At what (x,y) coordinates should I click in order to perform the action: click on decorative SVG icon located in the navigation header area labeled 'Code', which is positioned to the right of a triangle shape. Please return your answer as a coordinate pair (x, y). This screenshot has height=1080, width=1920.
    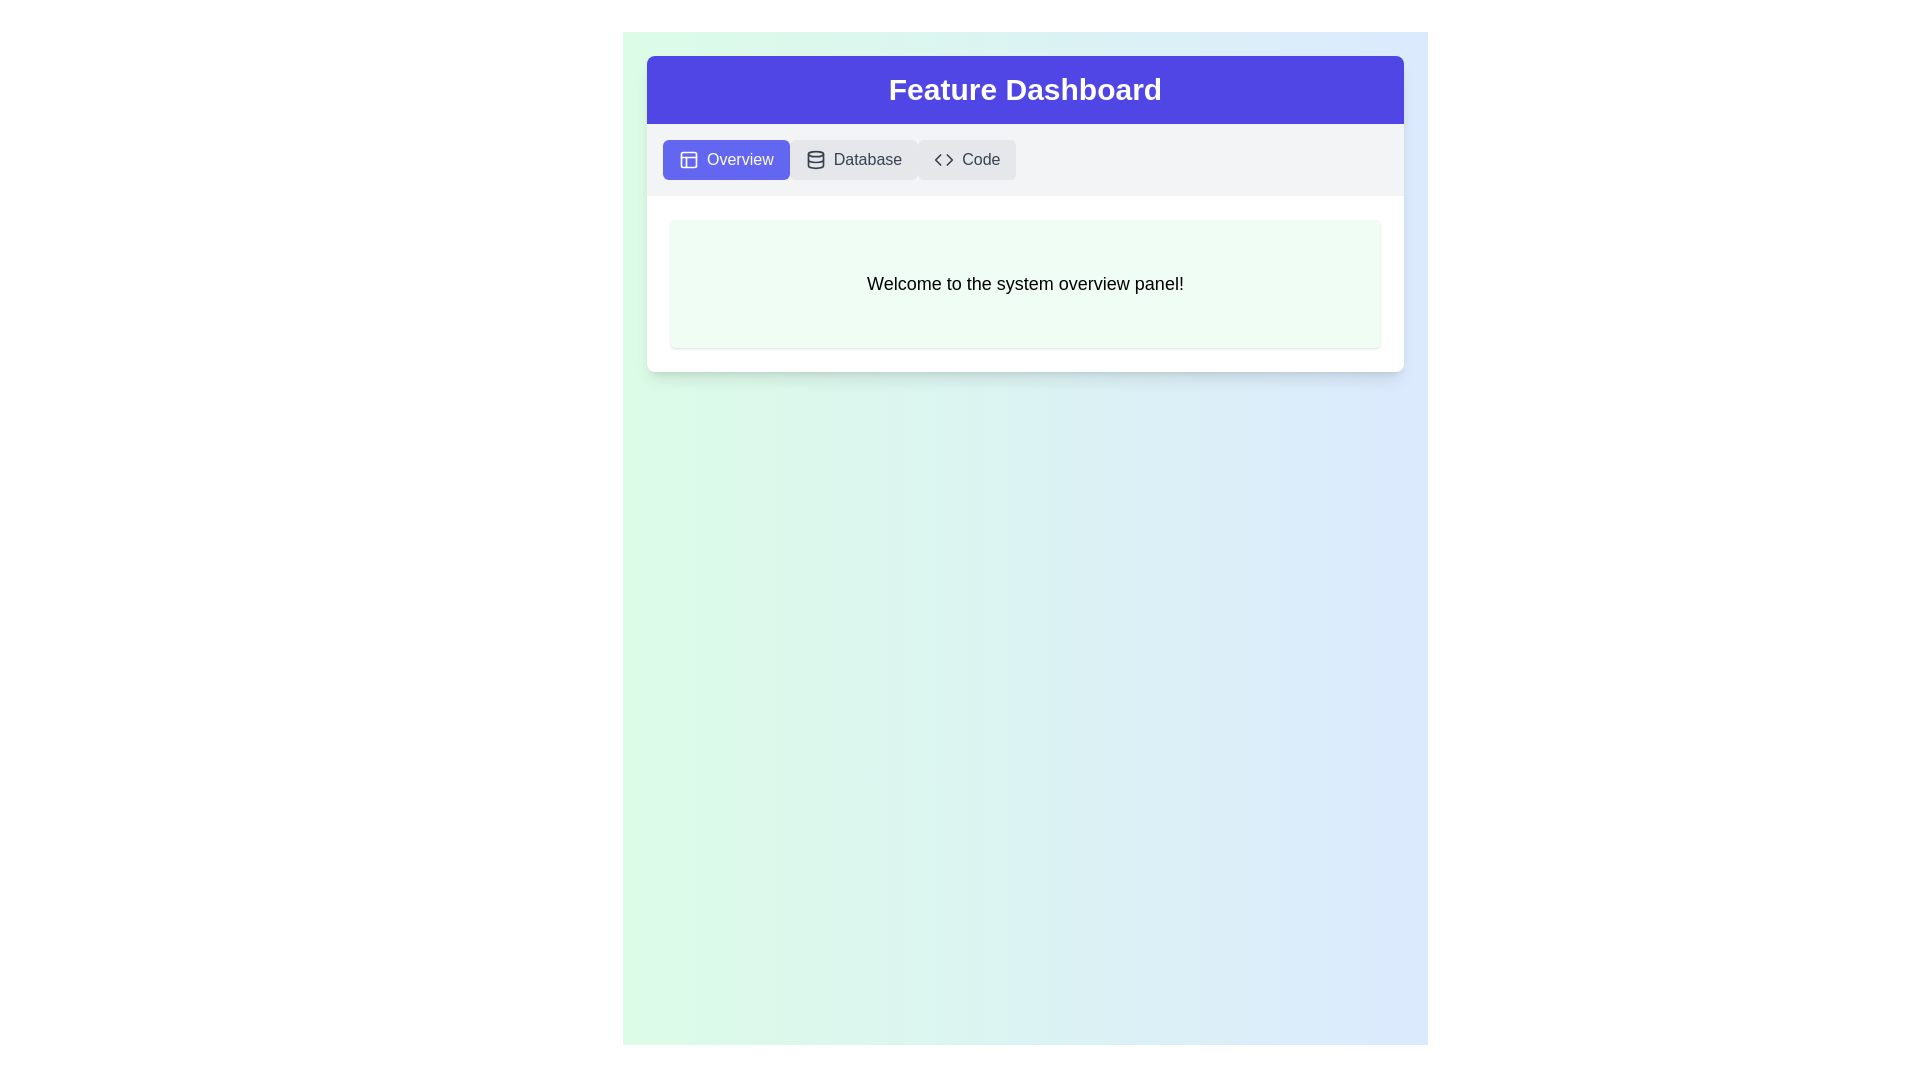
    Looking at the image, I should click on (949, 158).